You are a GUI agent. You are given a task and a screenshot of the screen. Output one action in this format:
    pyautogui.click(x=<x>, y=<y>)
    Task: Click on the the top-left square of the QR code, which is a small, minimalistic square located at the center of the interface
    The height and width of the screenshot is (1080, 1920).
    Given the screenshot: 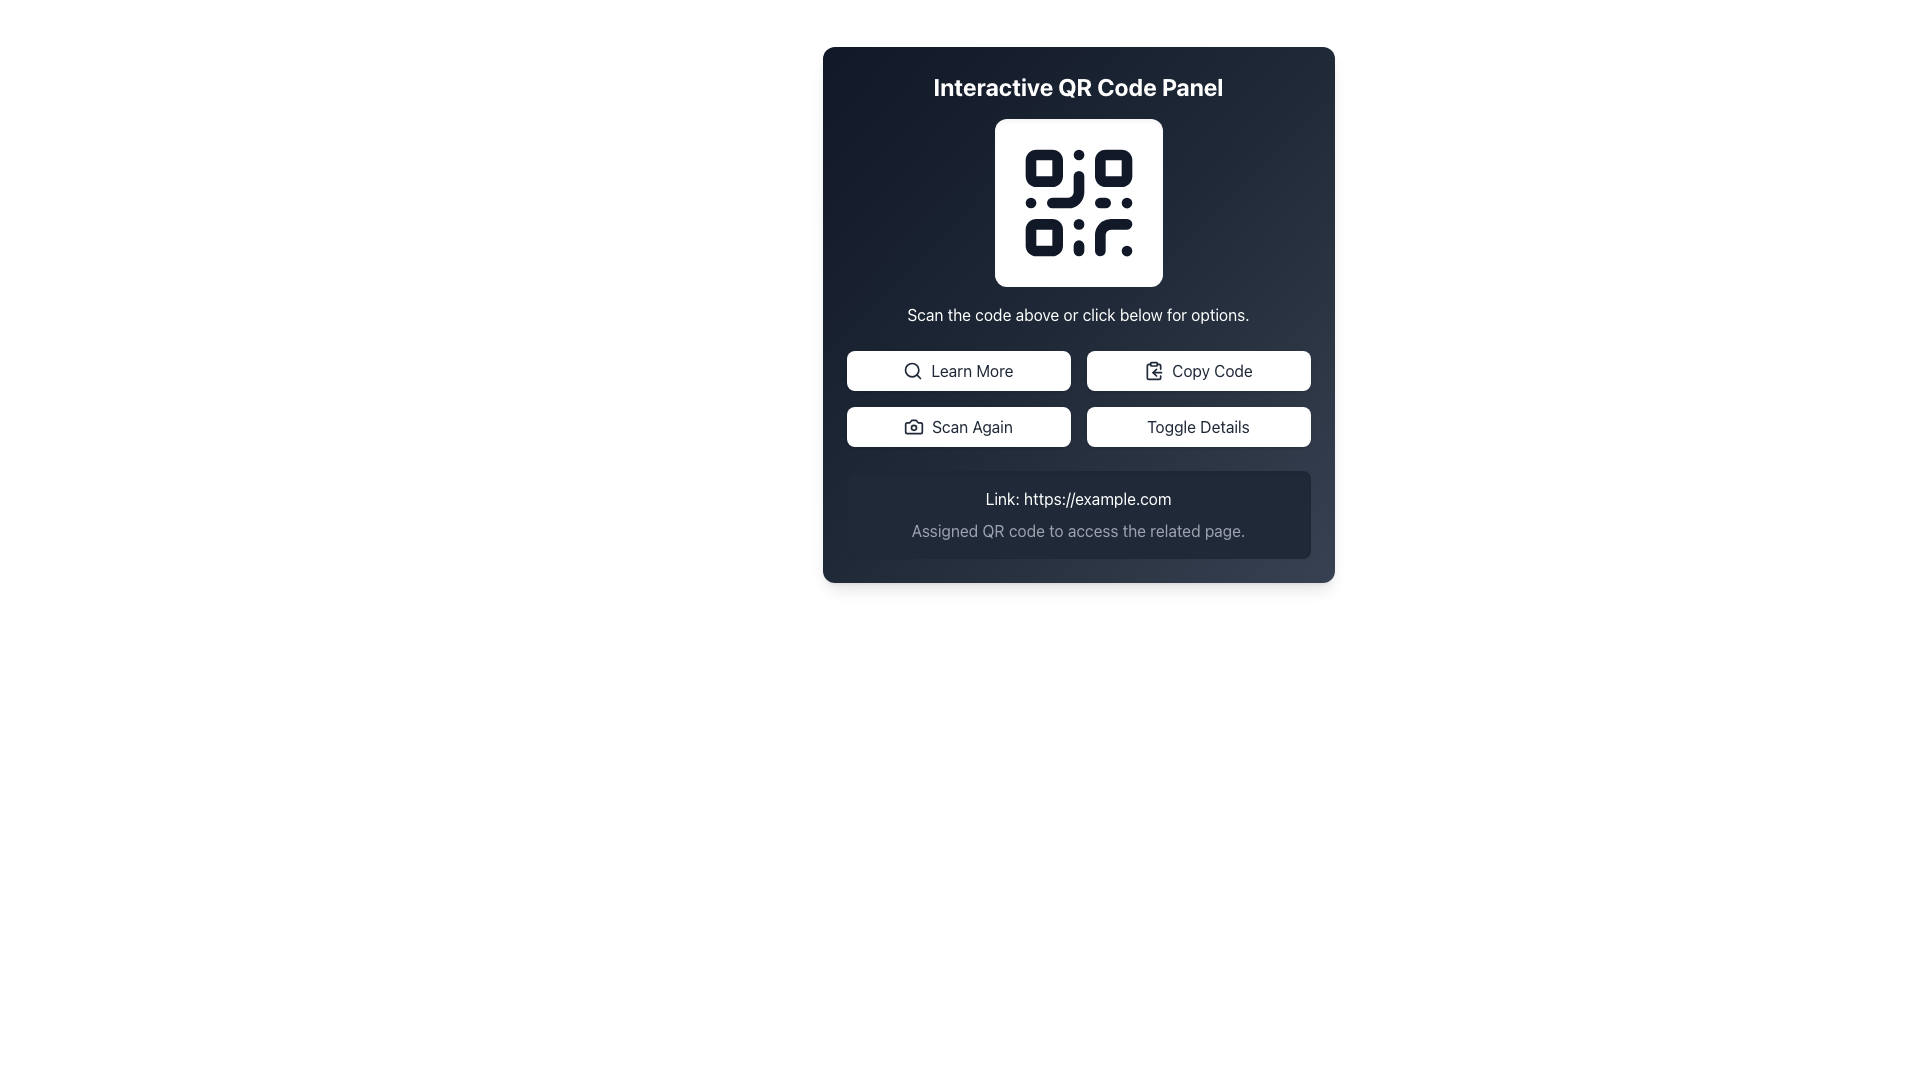 What is the action you would take?
    pyautogui.click(x=1042, y=167)
    